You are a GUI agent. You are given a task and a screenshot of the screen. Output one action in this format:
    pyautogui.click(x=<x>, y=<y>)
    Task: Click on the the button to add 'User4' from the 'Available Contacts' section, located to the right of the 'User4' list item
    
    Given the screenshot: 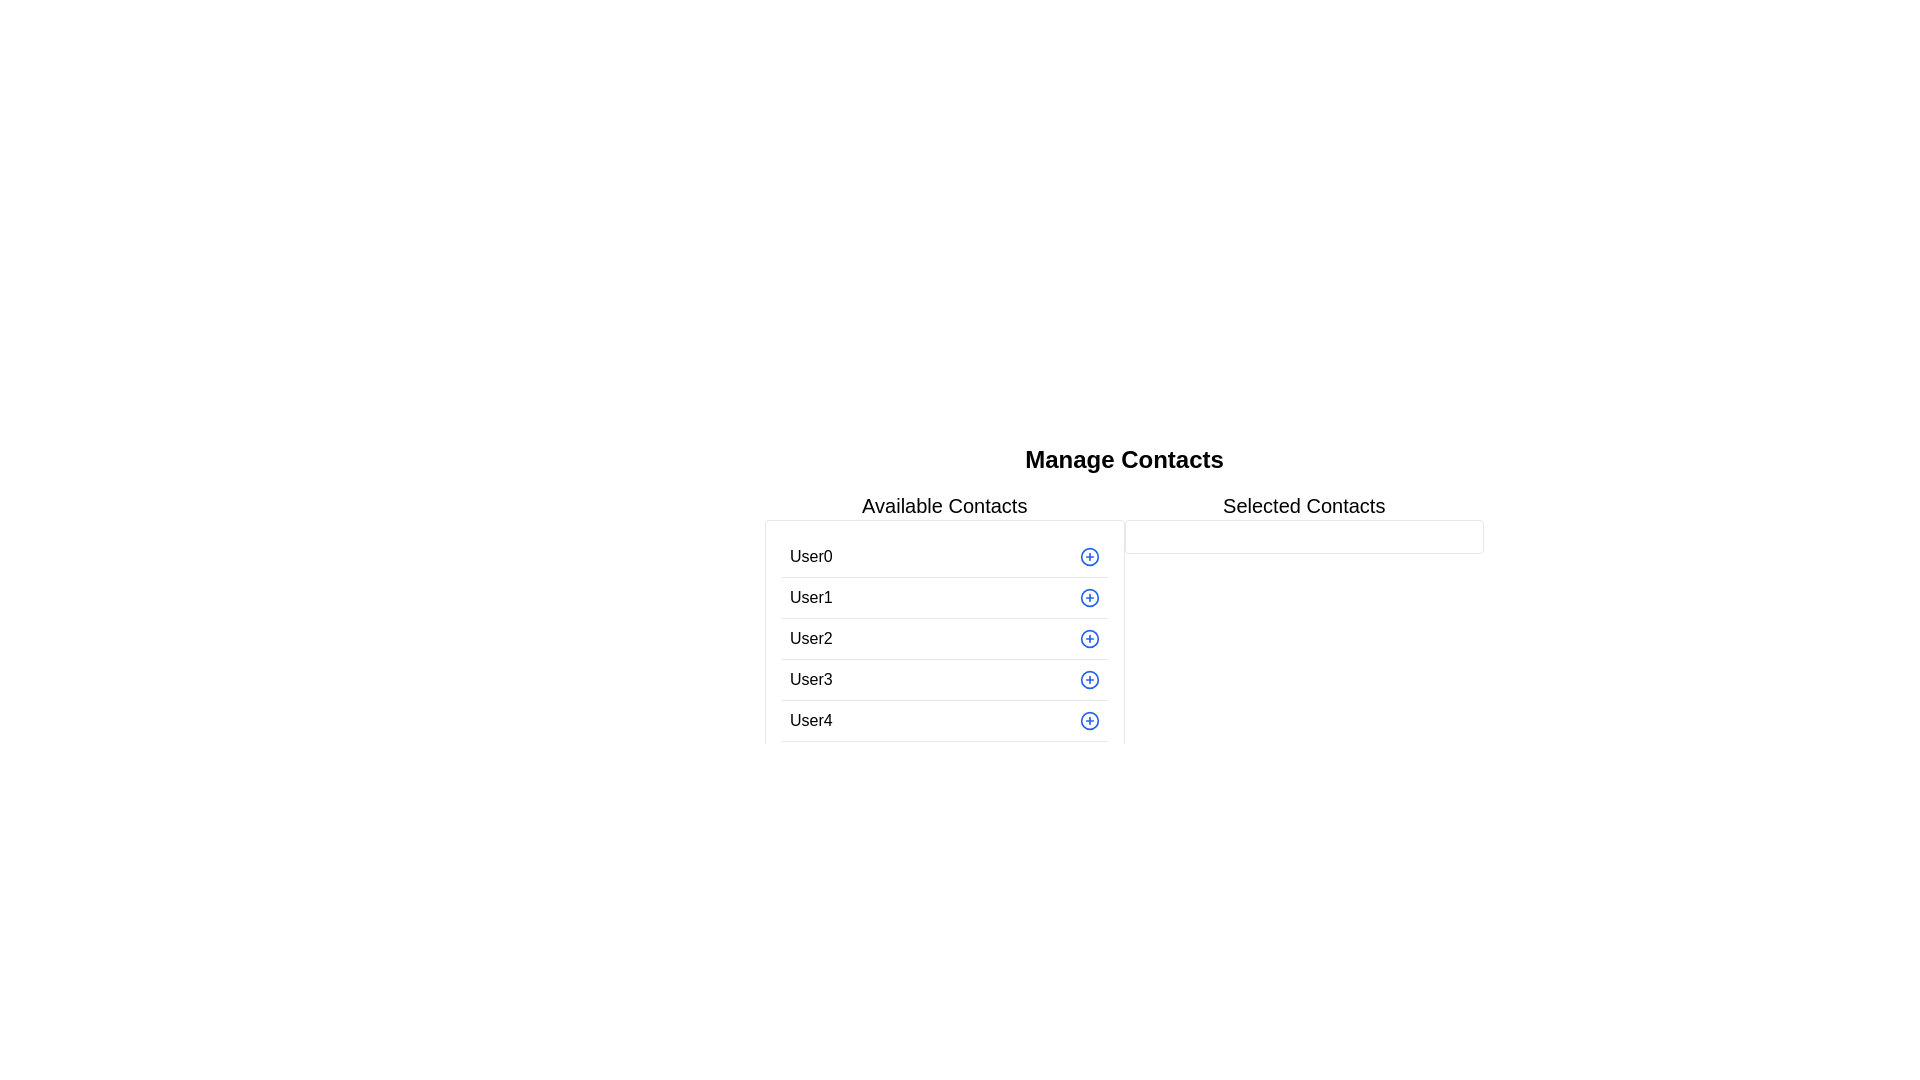 What is the action you would take?
    pyautogui.click(x=1088, y=721)
    